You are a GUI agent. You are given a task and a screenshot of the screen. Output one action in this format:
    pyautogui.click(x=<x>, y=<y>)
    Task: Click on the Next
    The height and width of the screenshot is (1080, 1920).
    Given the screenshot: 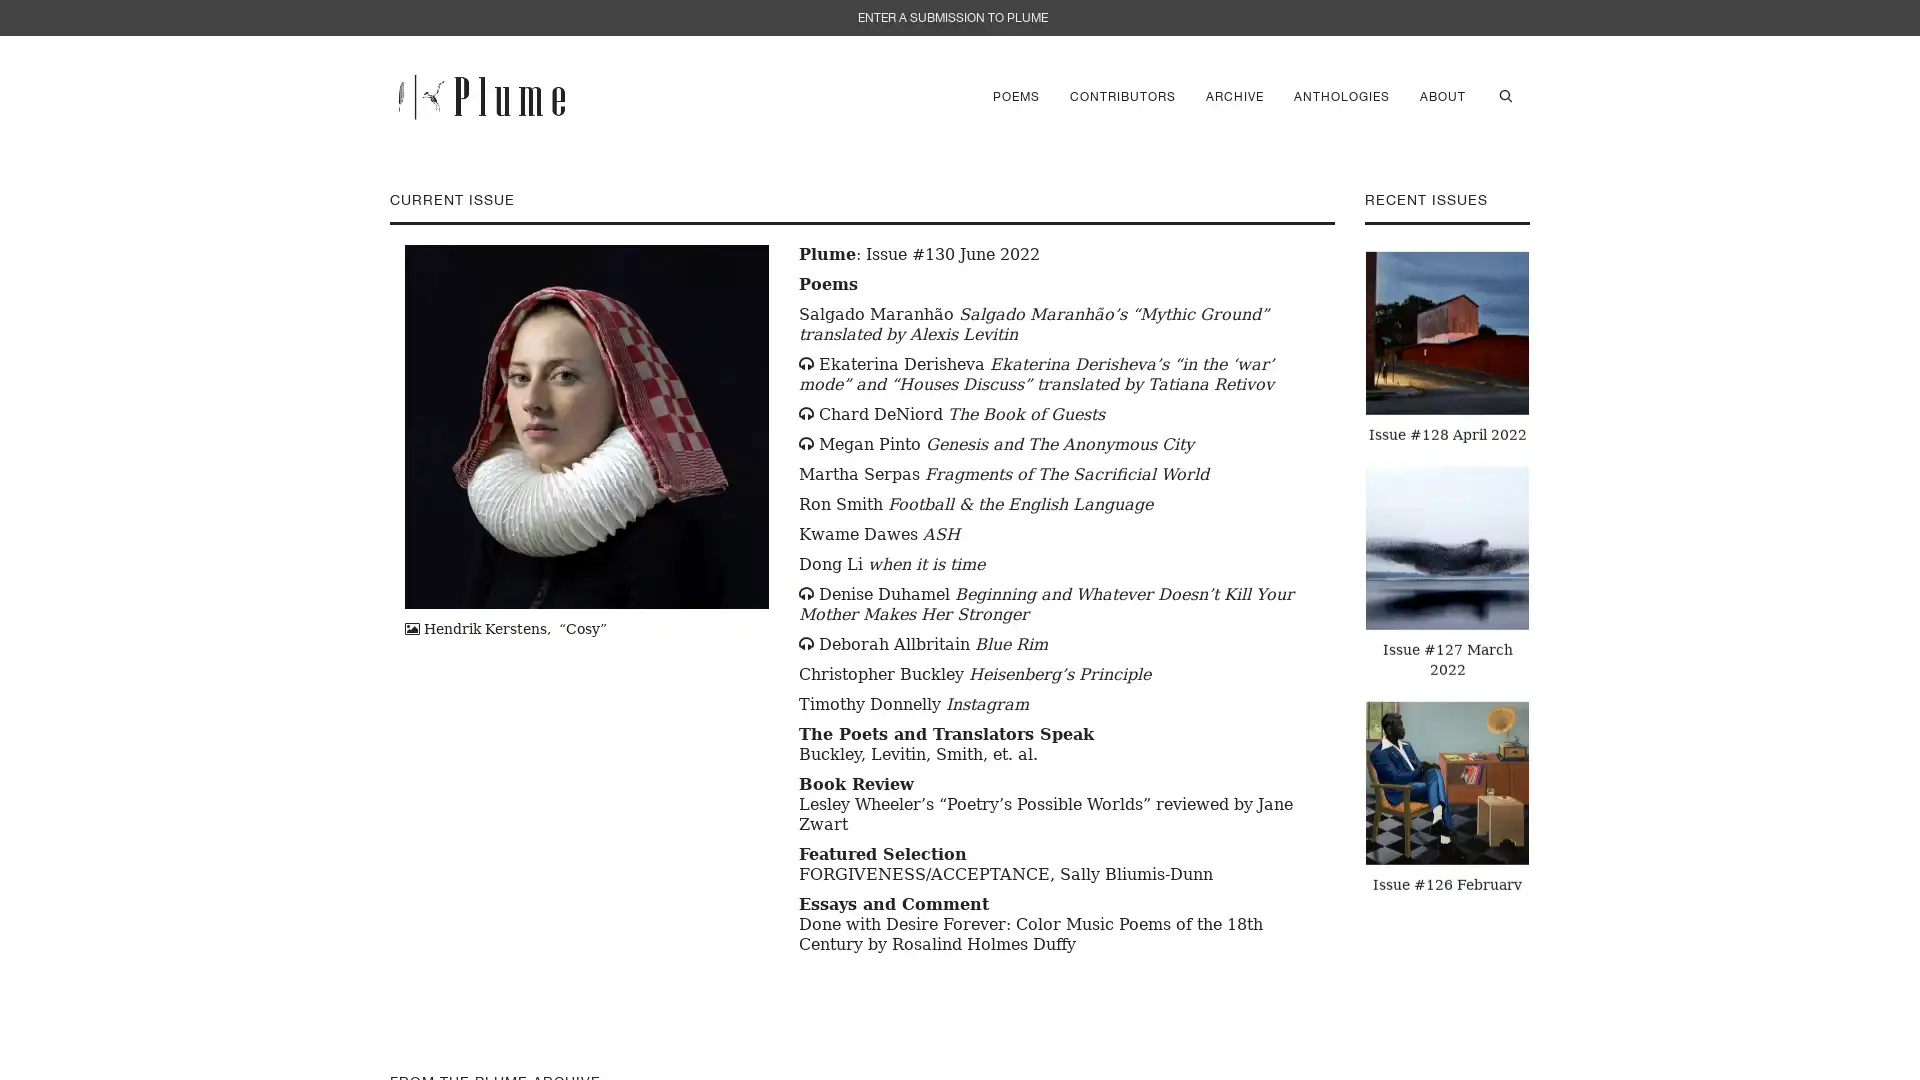 What is the action you would take?
    pyautogui.click(x=1544, y=567)
    